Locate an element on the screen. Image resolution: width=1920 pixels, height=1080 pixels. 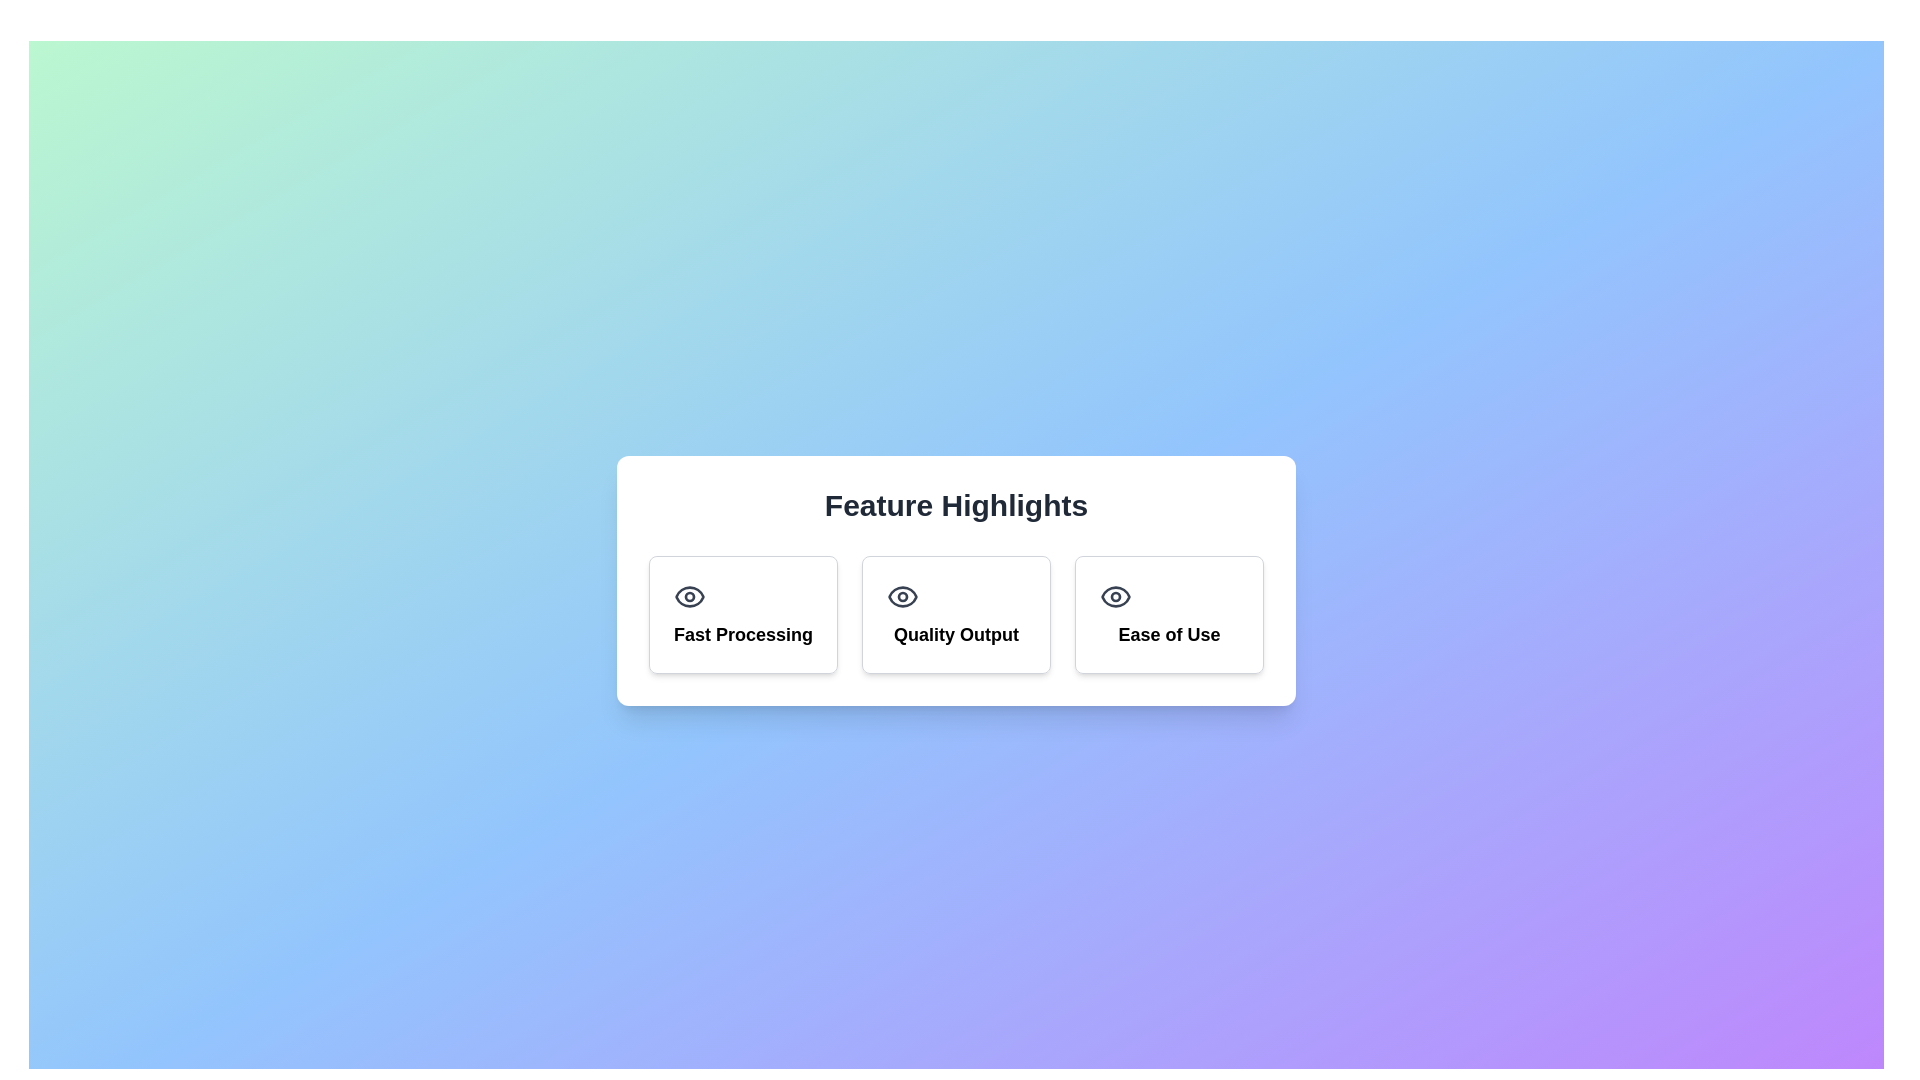
the text label displaying 'Ease of Use', which is styled in a larger, bold font and is positioned towards the bottom center of the rightmost card under 'Feature Highlights' is located at coordinates (1169, 635).